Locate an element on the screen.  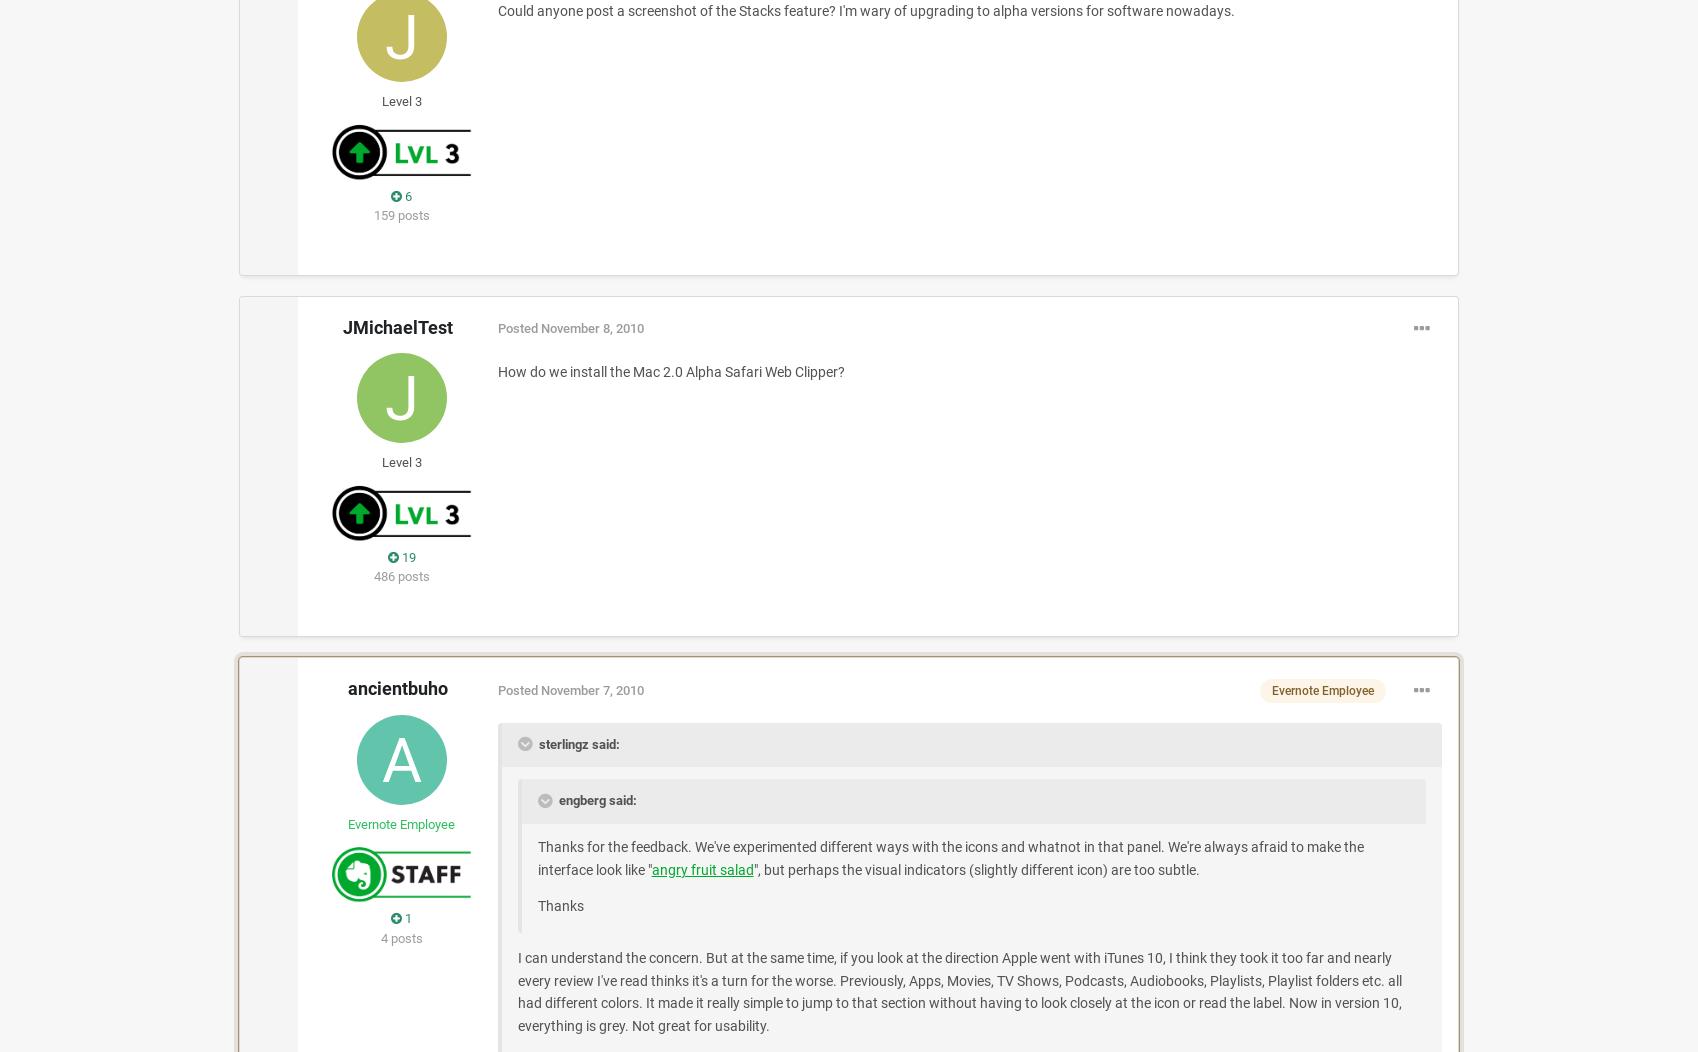
'November 8, 2010' is located at coordinates (591, 327).